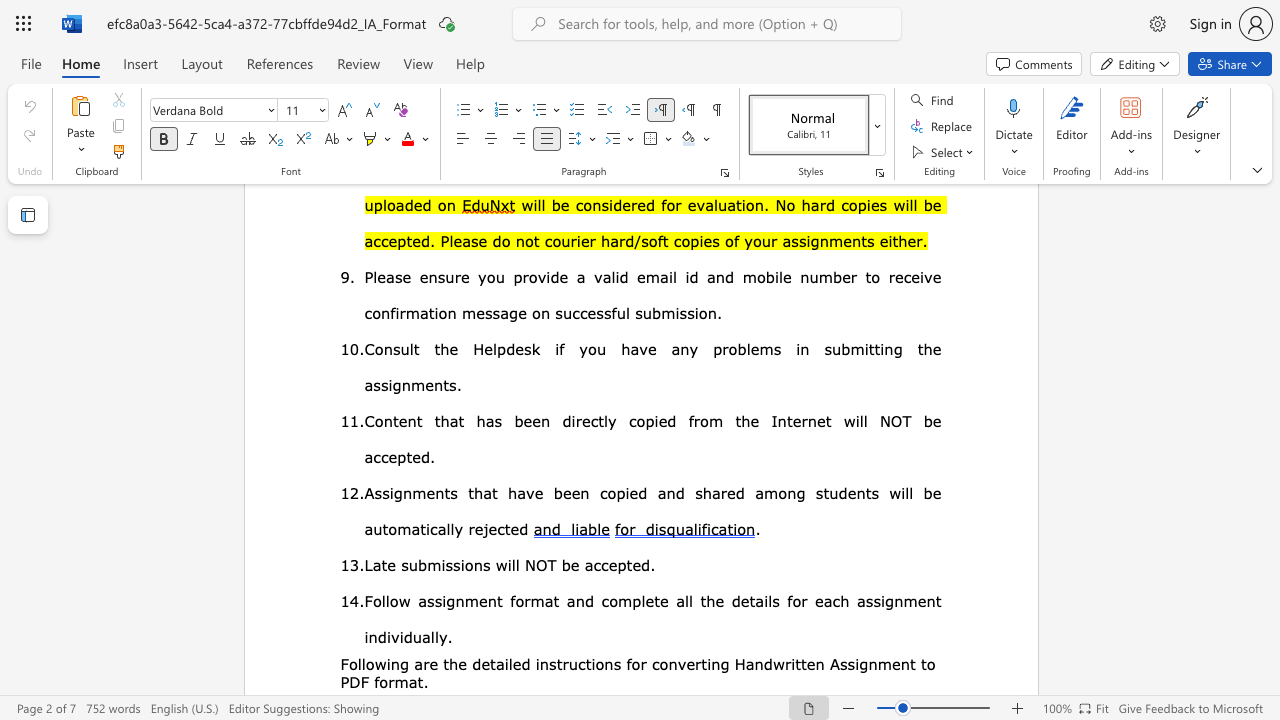 The image size is (1280, 720). I want to click on the subset text "ile" within the text "detailed i", so click(504, 663).